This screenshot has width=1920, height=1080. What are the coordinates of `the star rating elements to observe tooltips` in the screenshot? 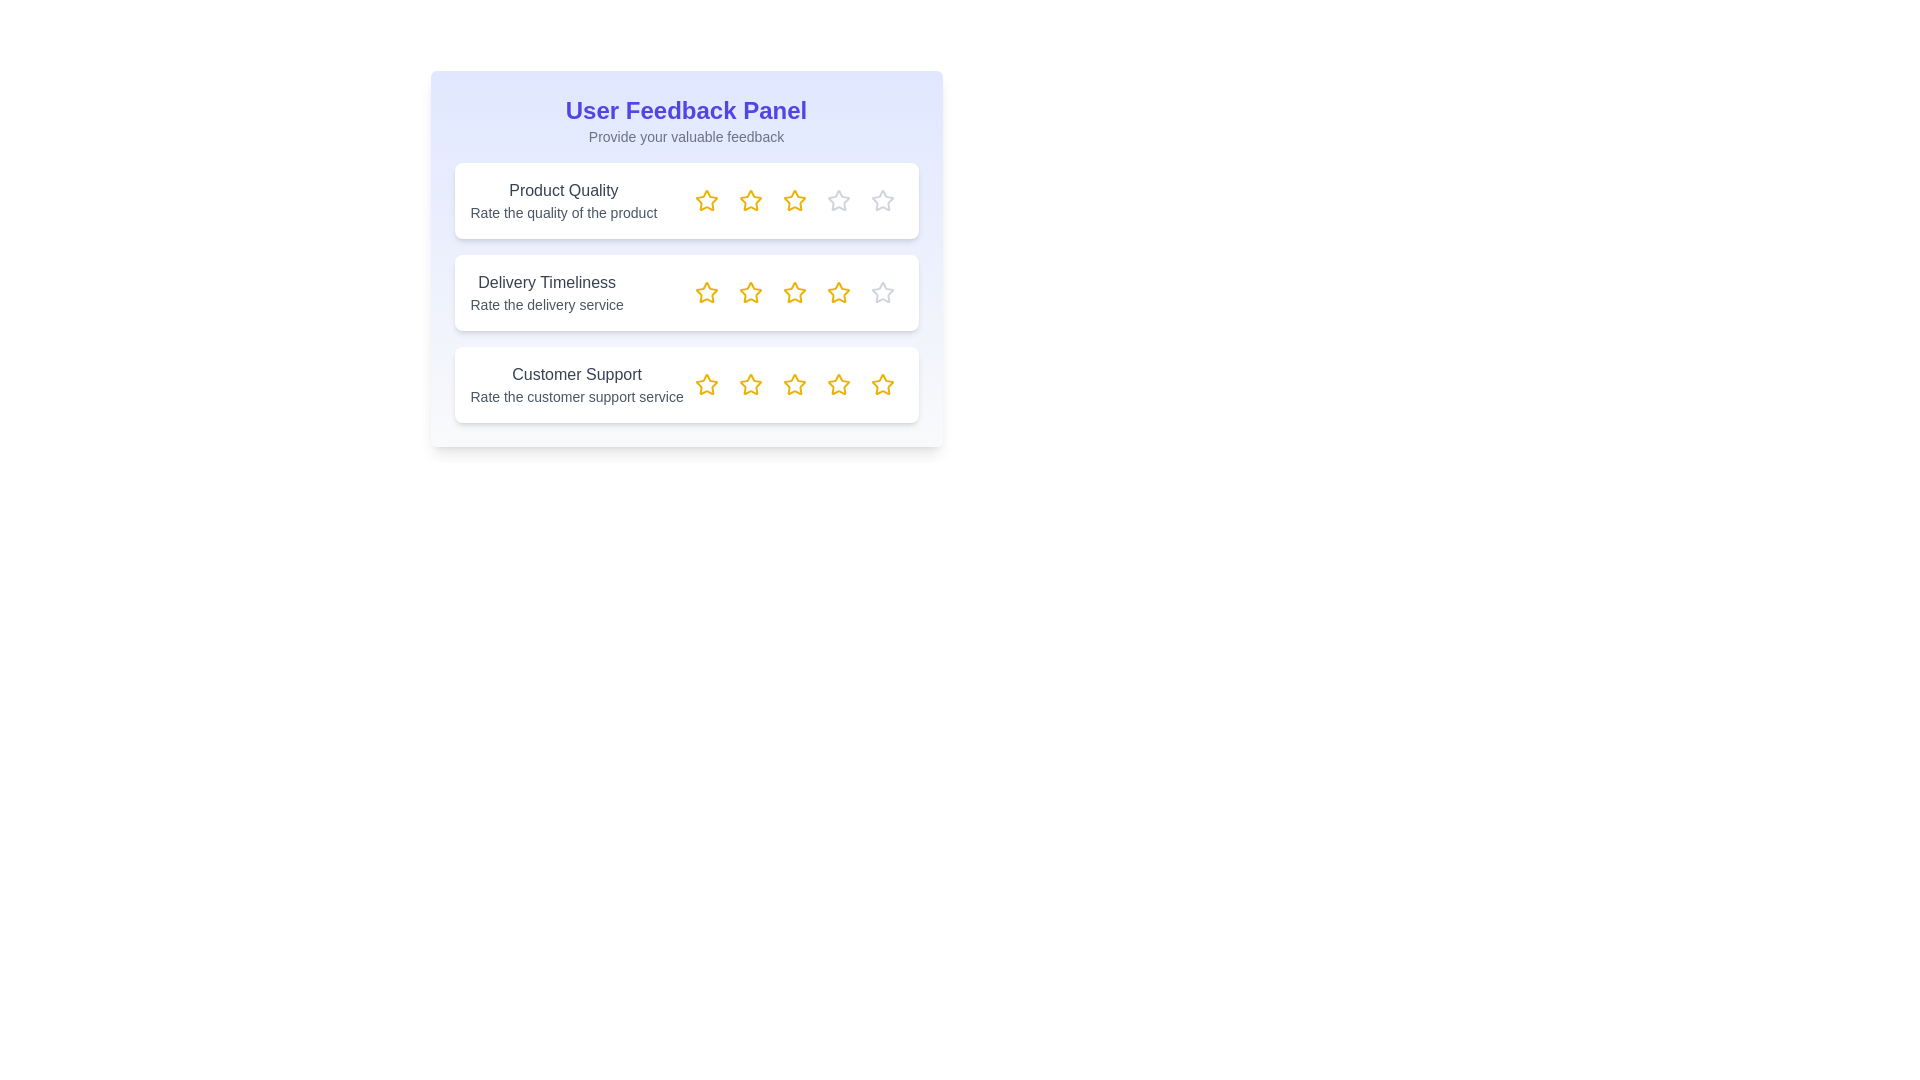 It's located at (706, 200).